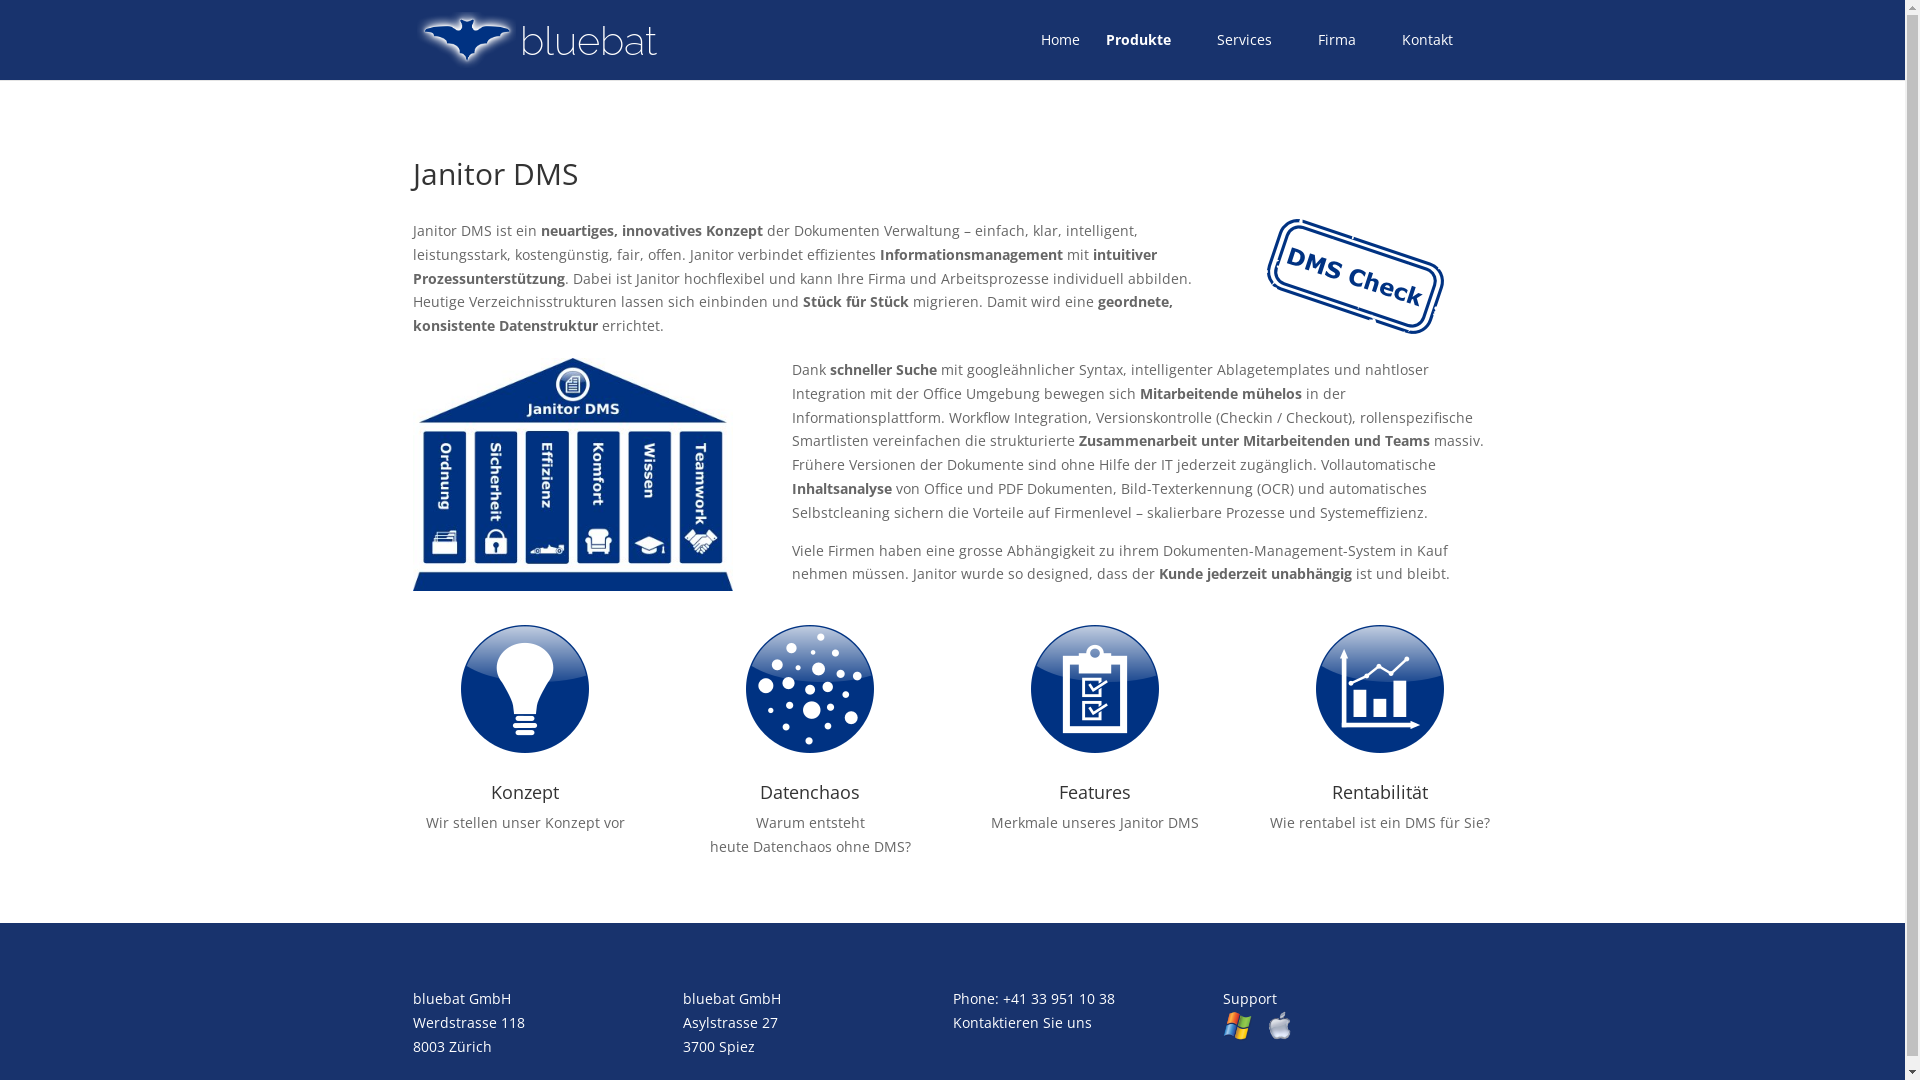 Image resolution: width=1920 pixels, height=1080 pixels. I want to click on 'Konzept', so click(490, 790).